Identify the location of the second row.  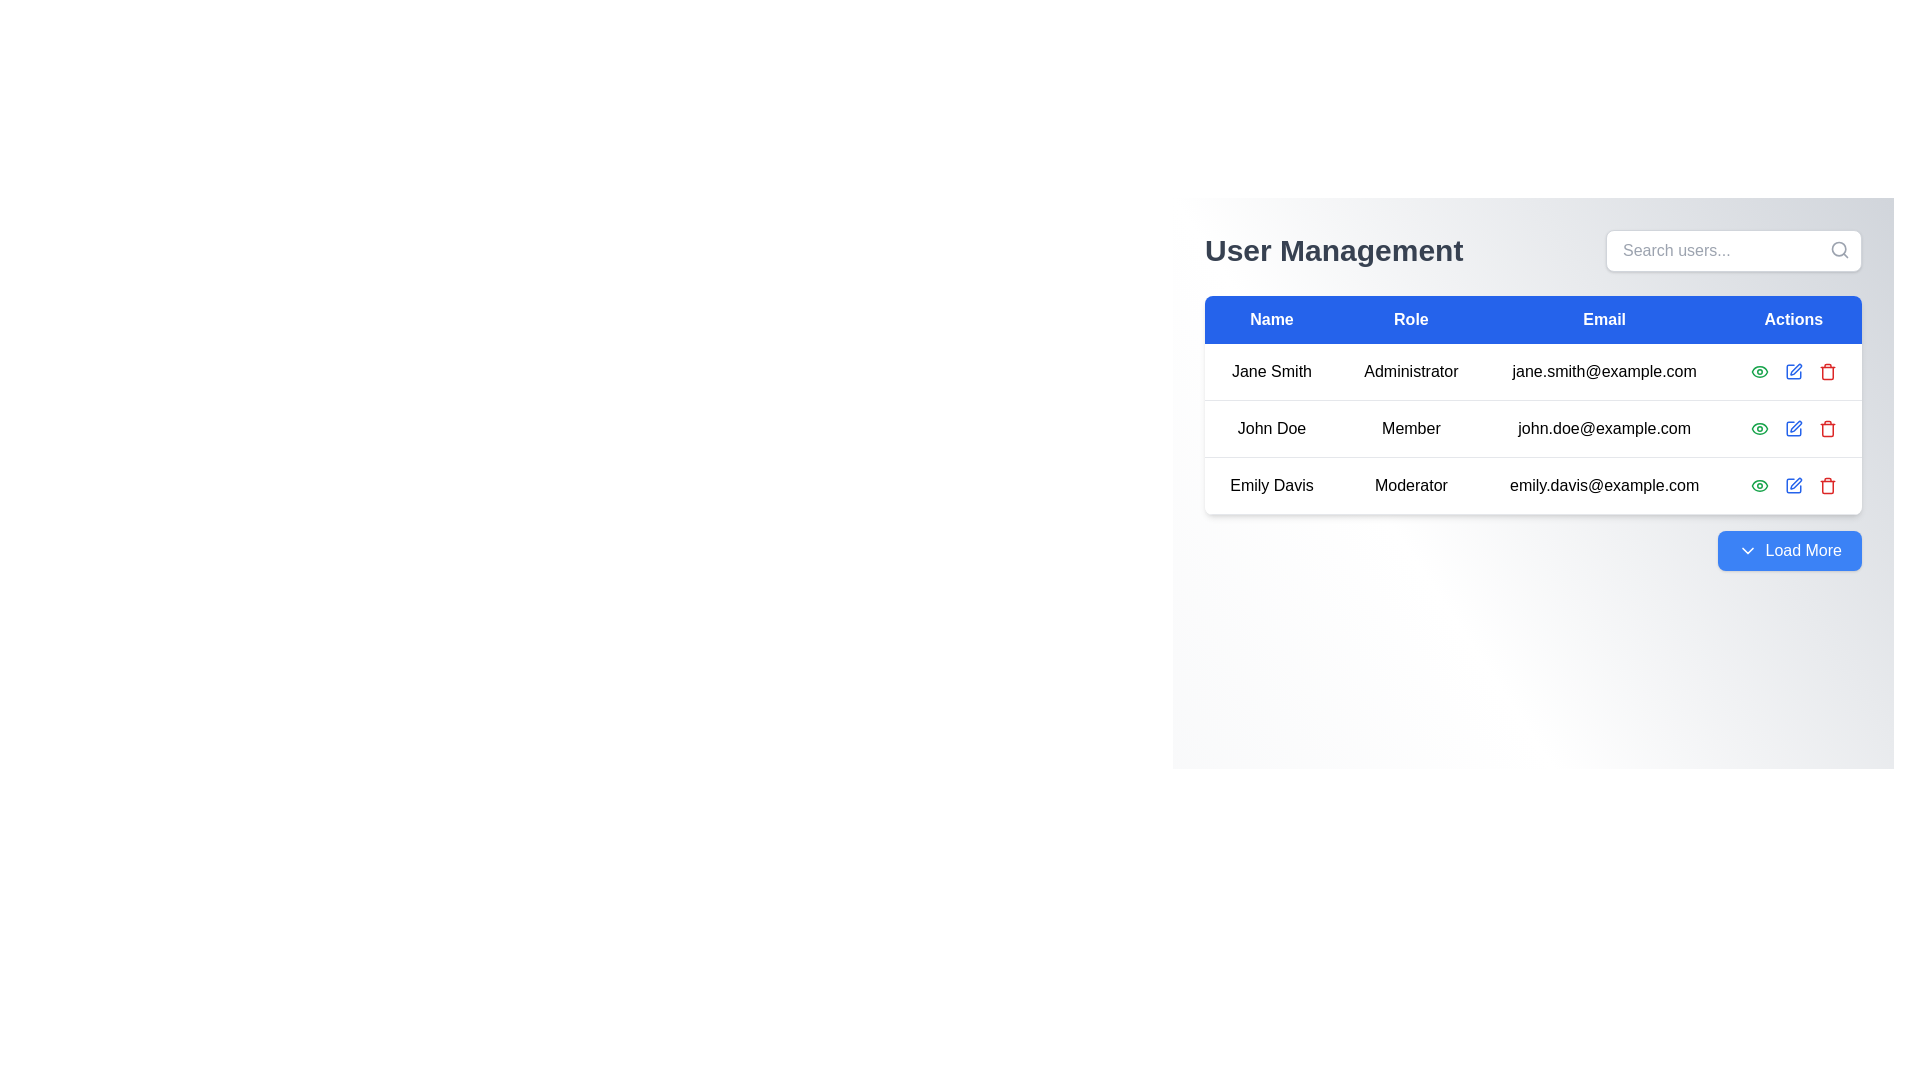
(1532, 427).